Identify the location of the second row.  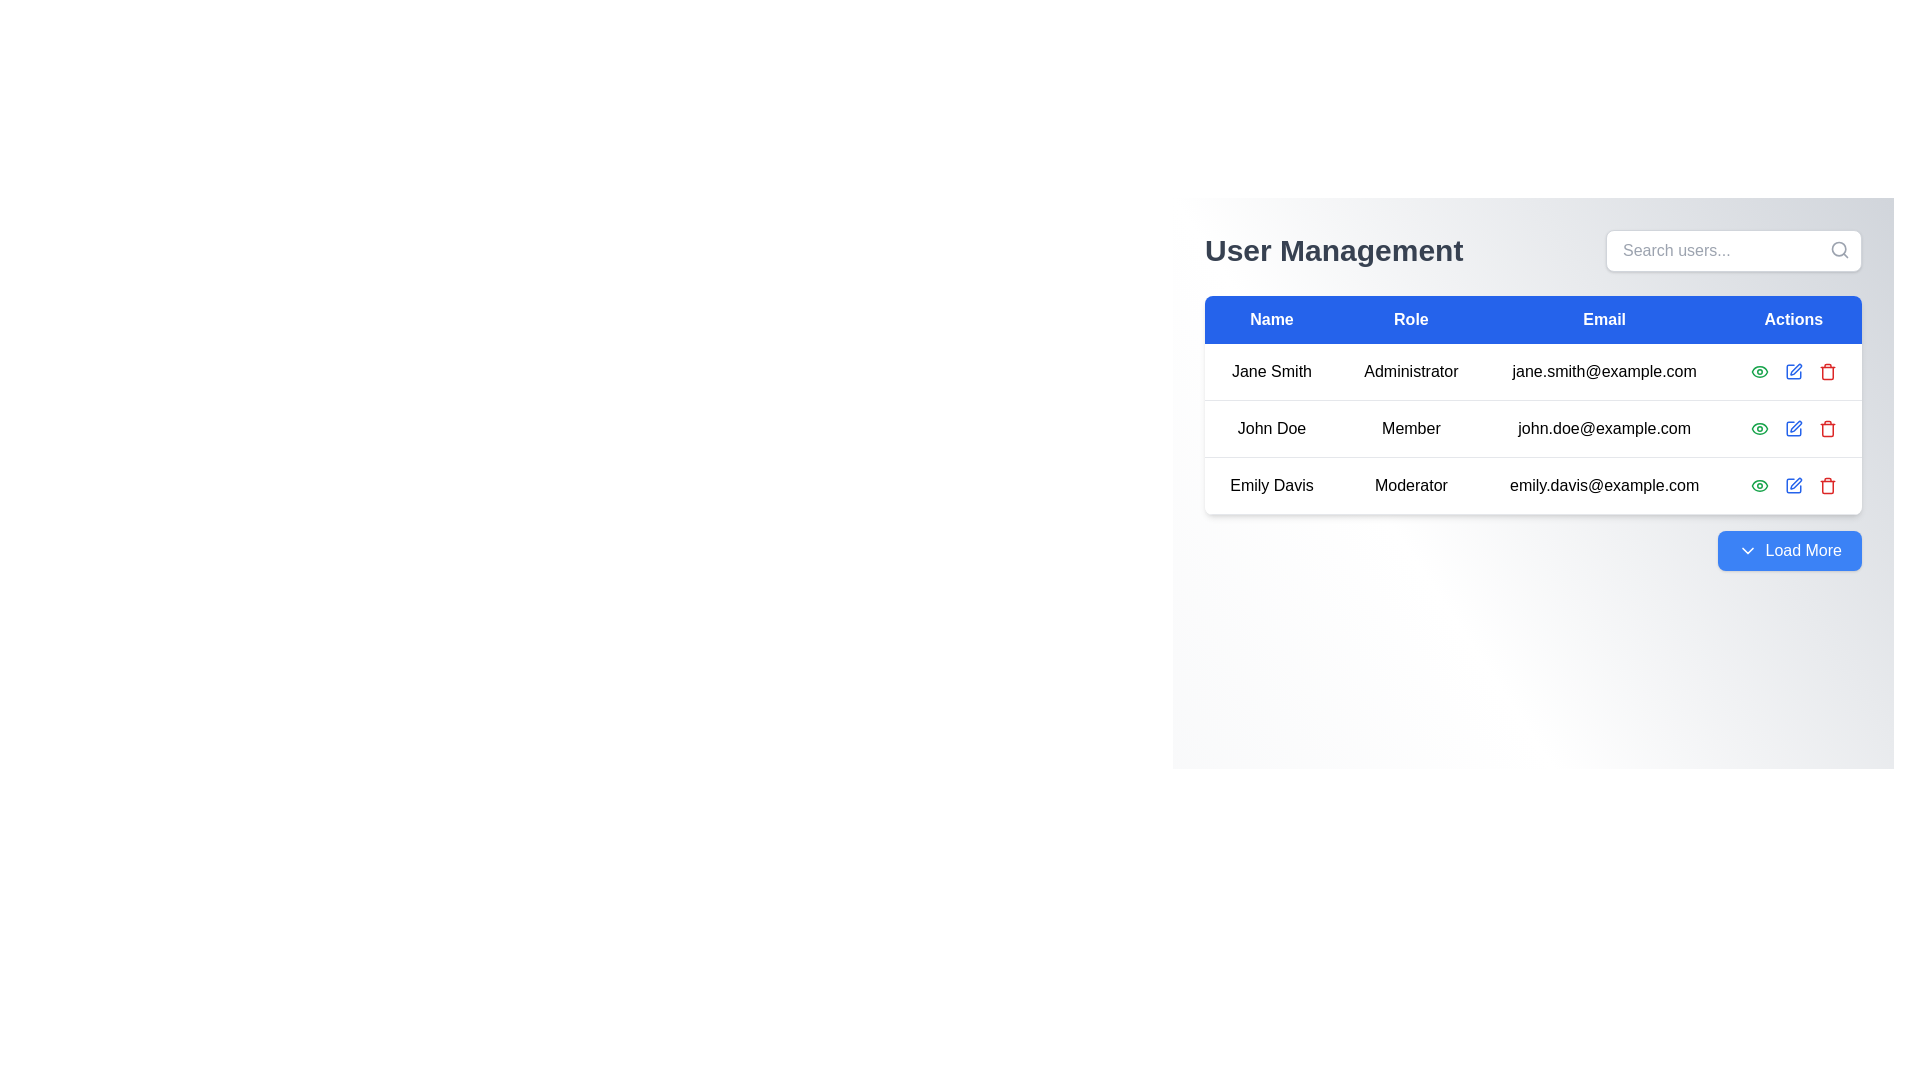
(1532, 427).